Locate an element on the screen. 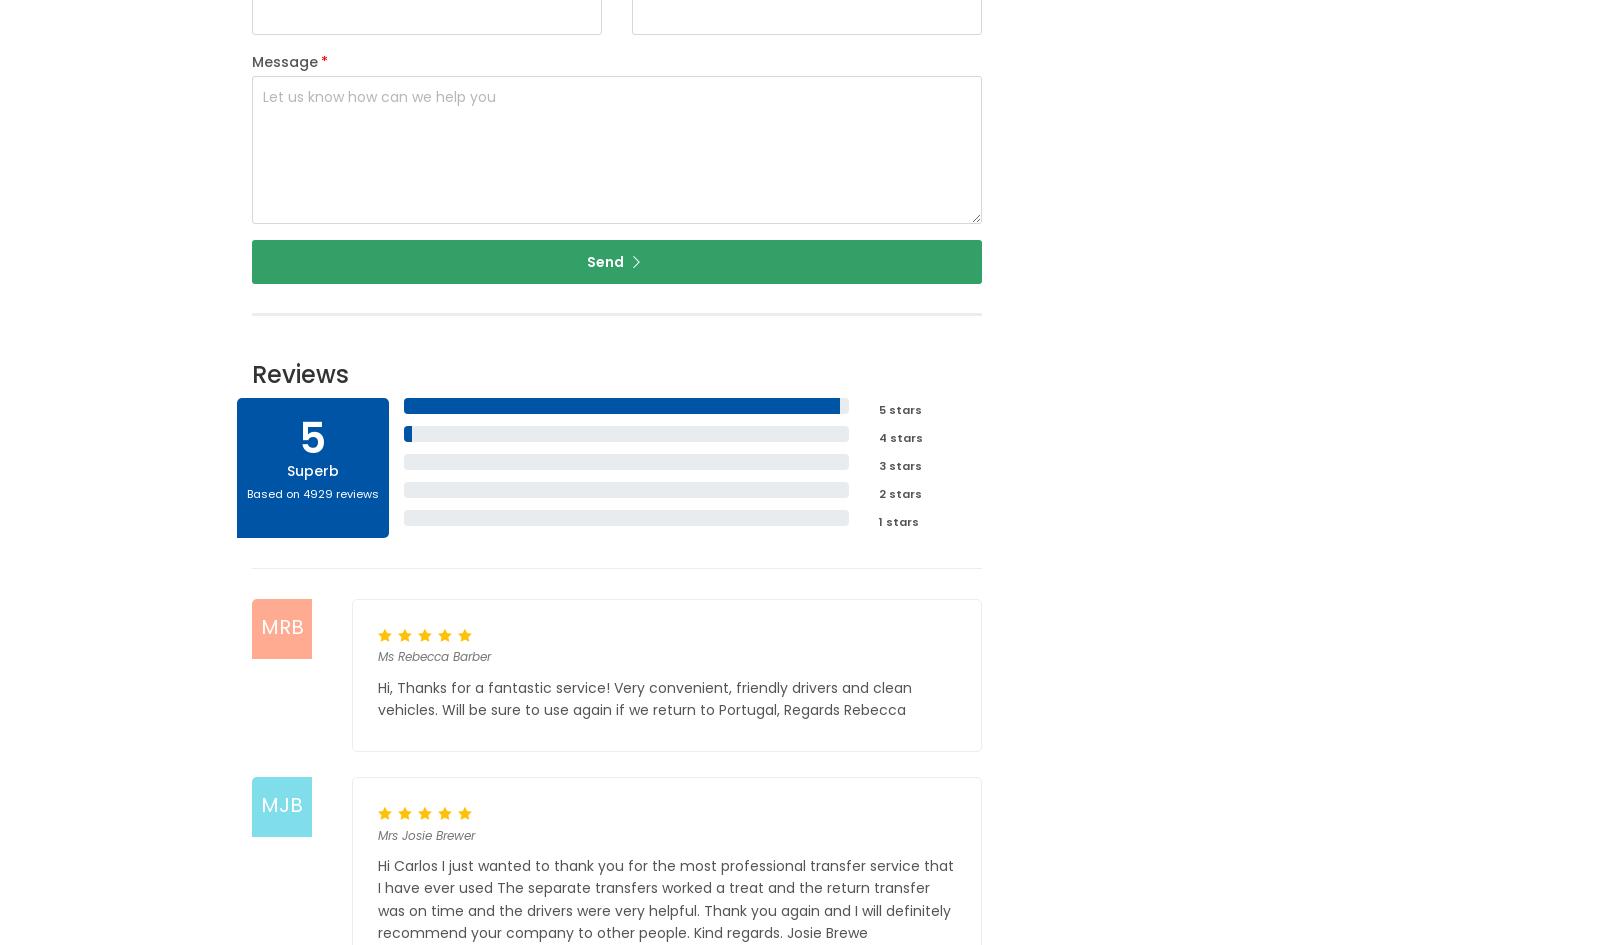 This screenshot has width=1613, height=945. '2 stars' is located at coordinates (899, 493).